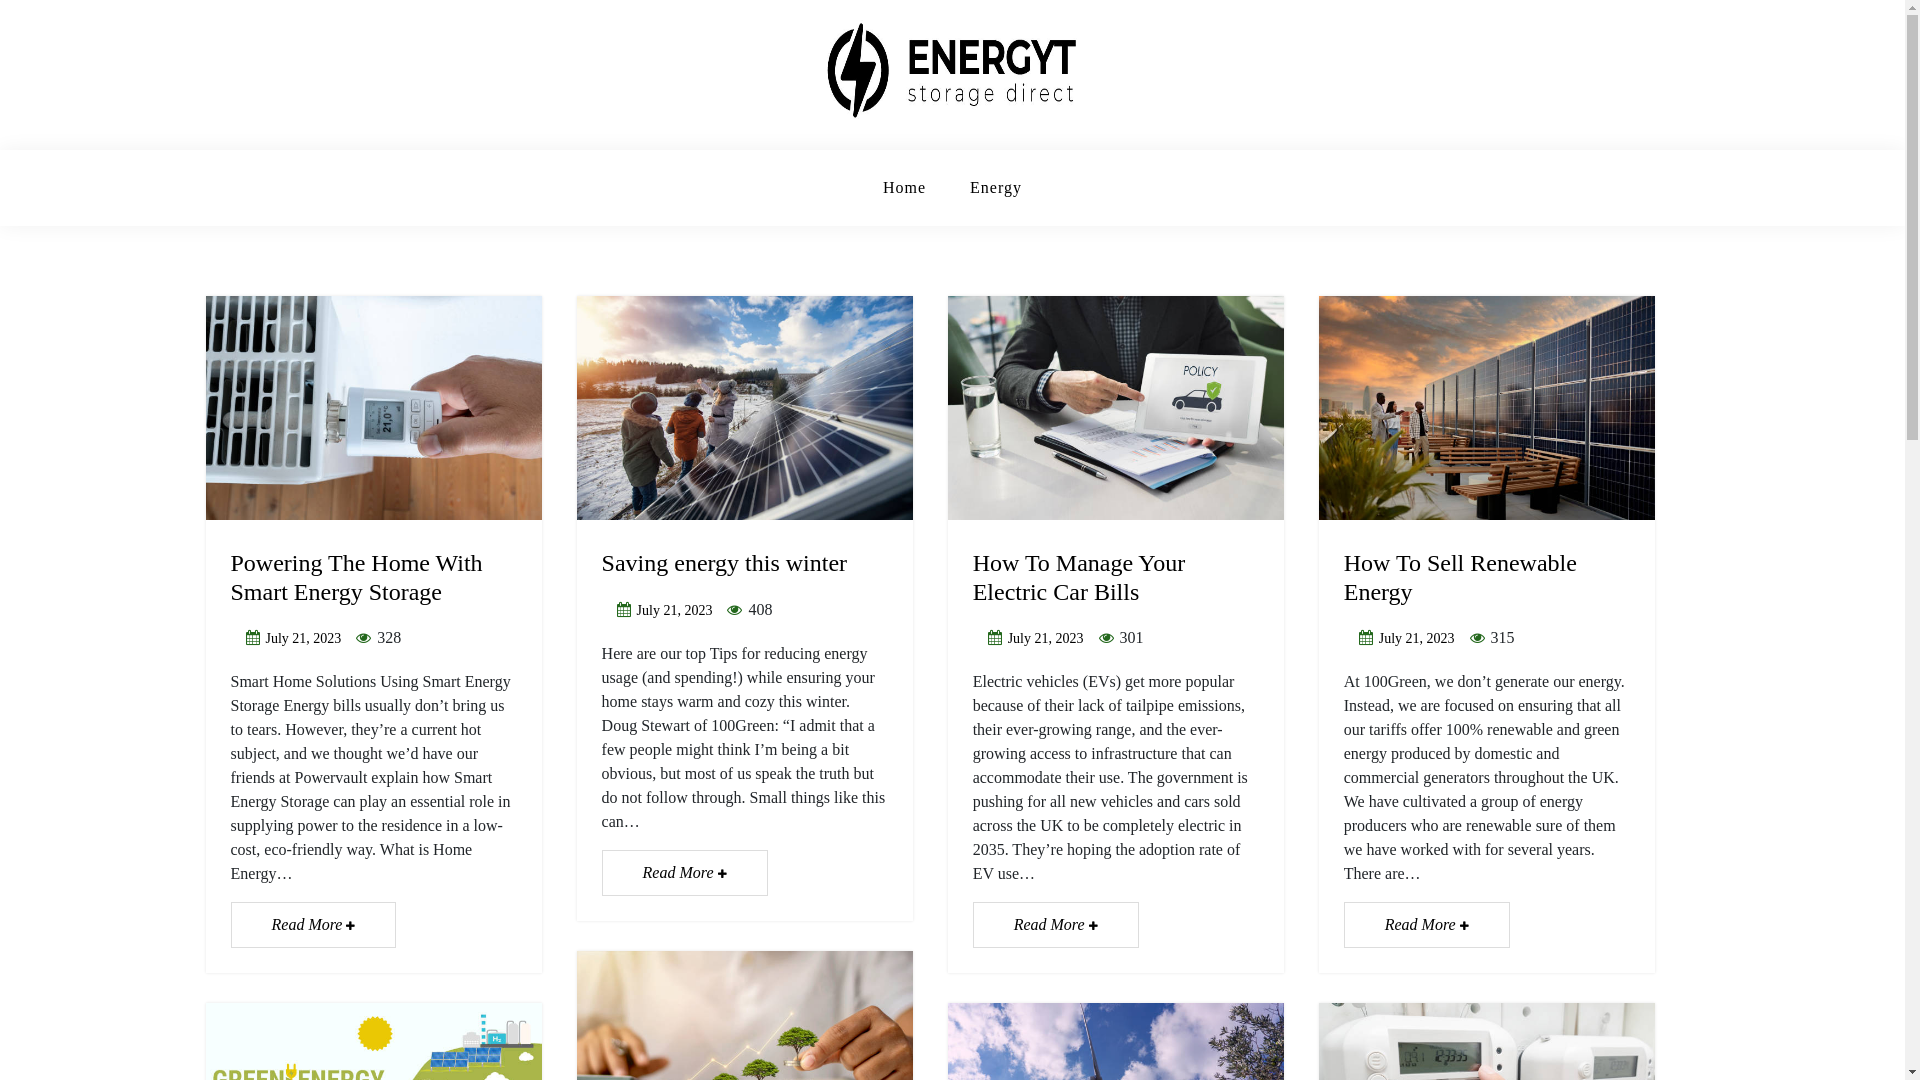 This screenshot has width=1920, height=1080. What do you see at coordinates (996, 188) in the screenshot?
I see `'Energy'` at bounding box center [996, 188].